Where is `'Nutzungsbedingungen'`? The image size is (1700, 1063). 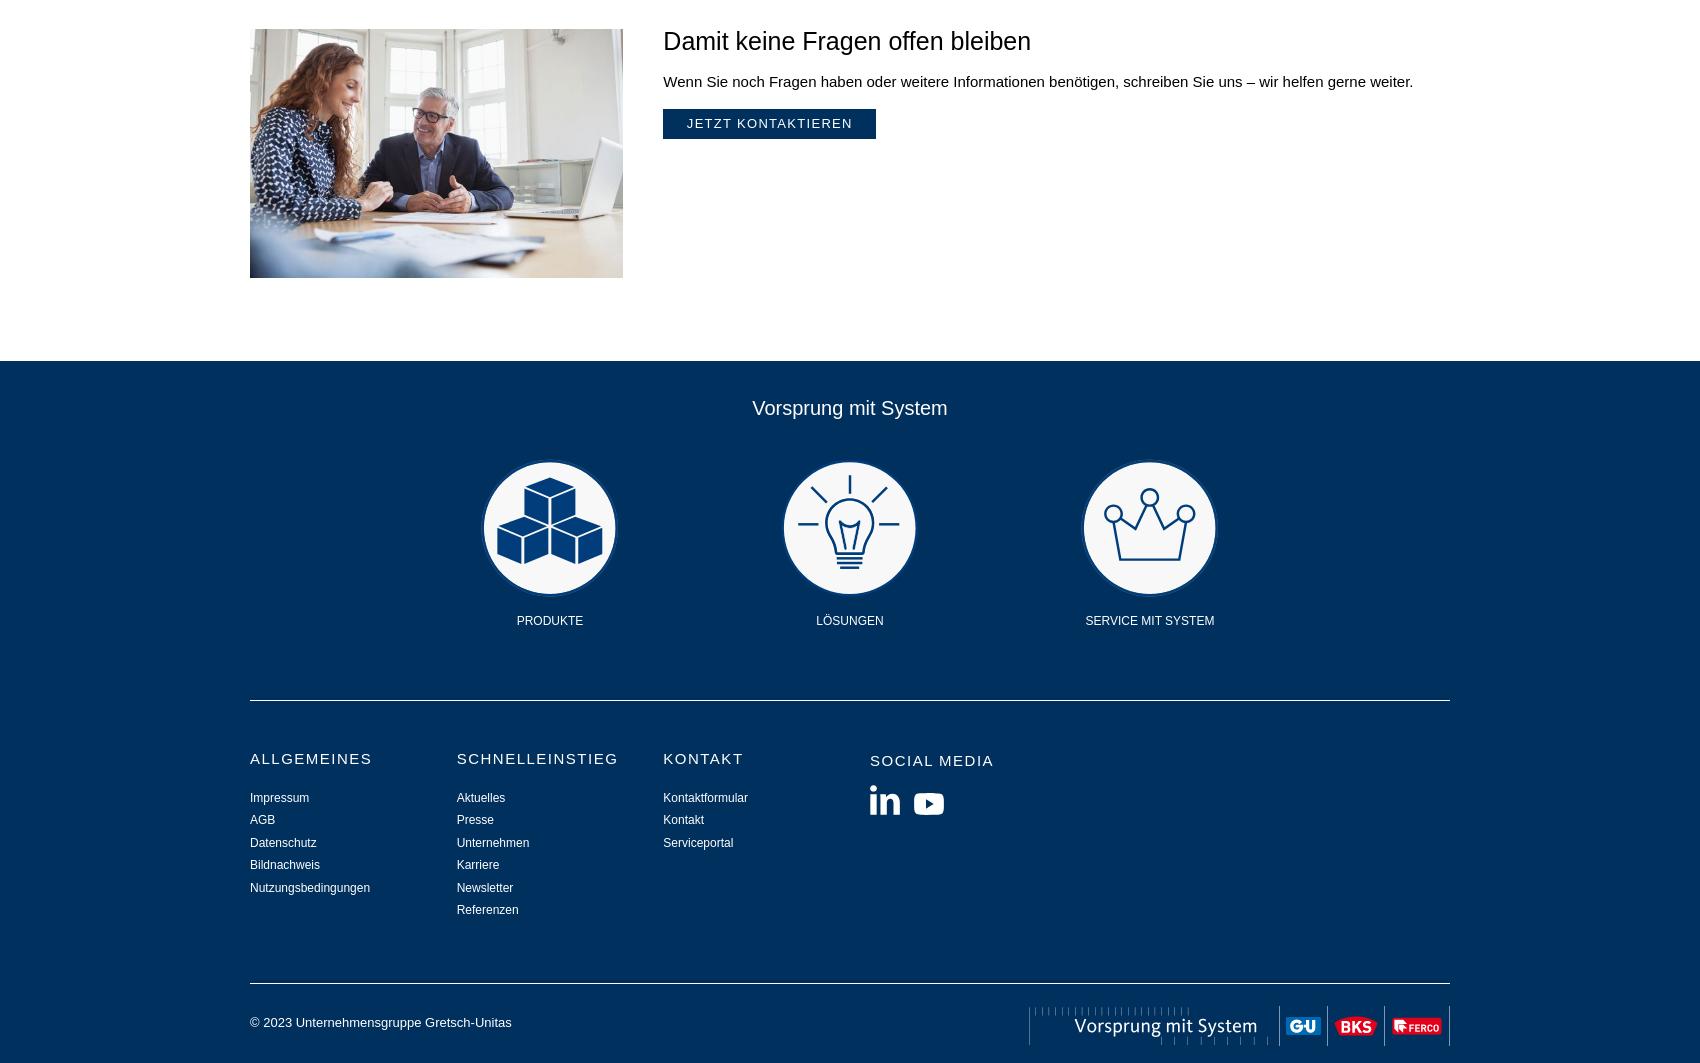
'Nutzungsbedingungen' is located at coordinates (310, 885).